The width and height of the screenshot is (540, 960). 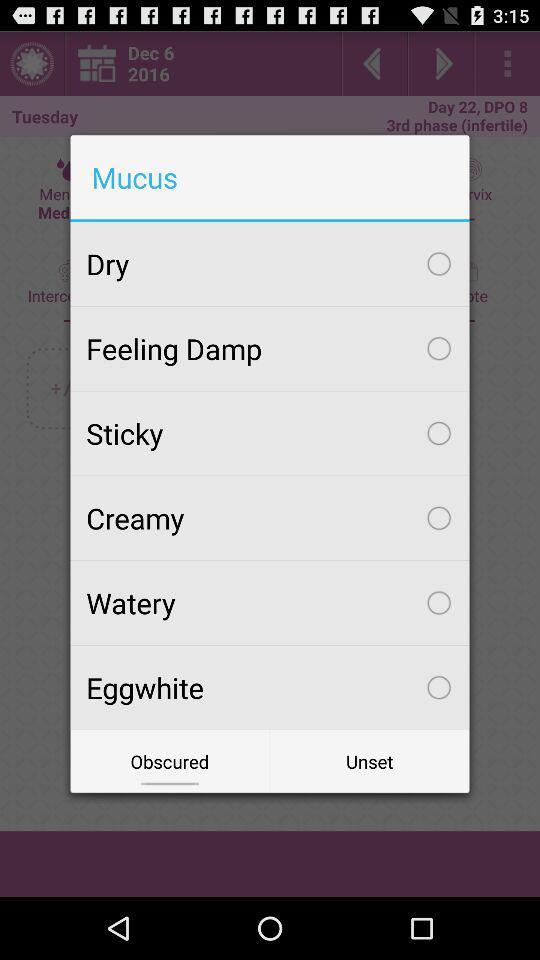 What do you see at coordinates (270, 263) in the screenshot?
I see `dry checkbox` at bounding box center [270, 263].